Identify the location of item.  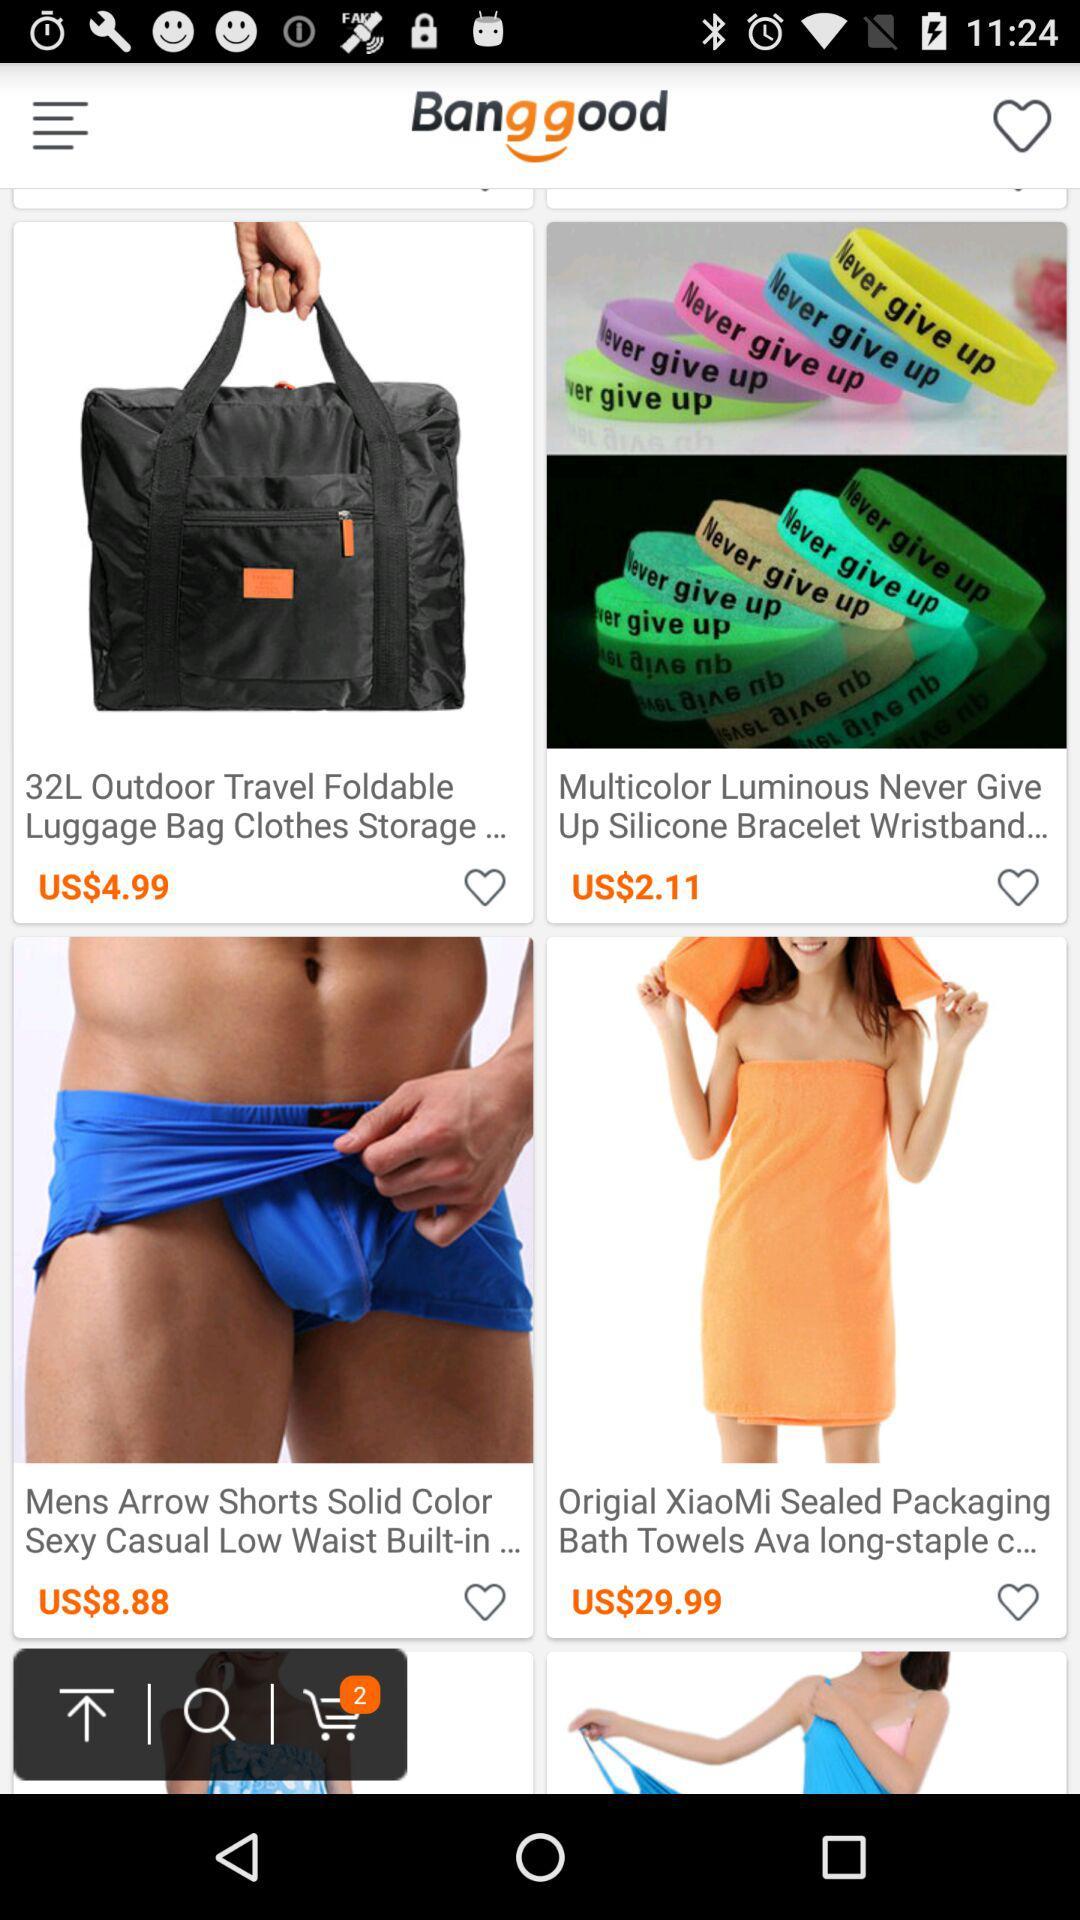
(485, 1600).